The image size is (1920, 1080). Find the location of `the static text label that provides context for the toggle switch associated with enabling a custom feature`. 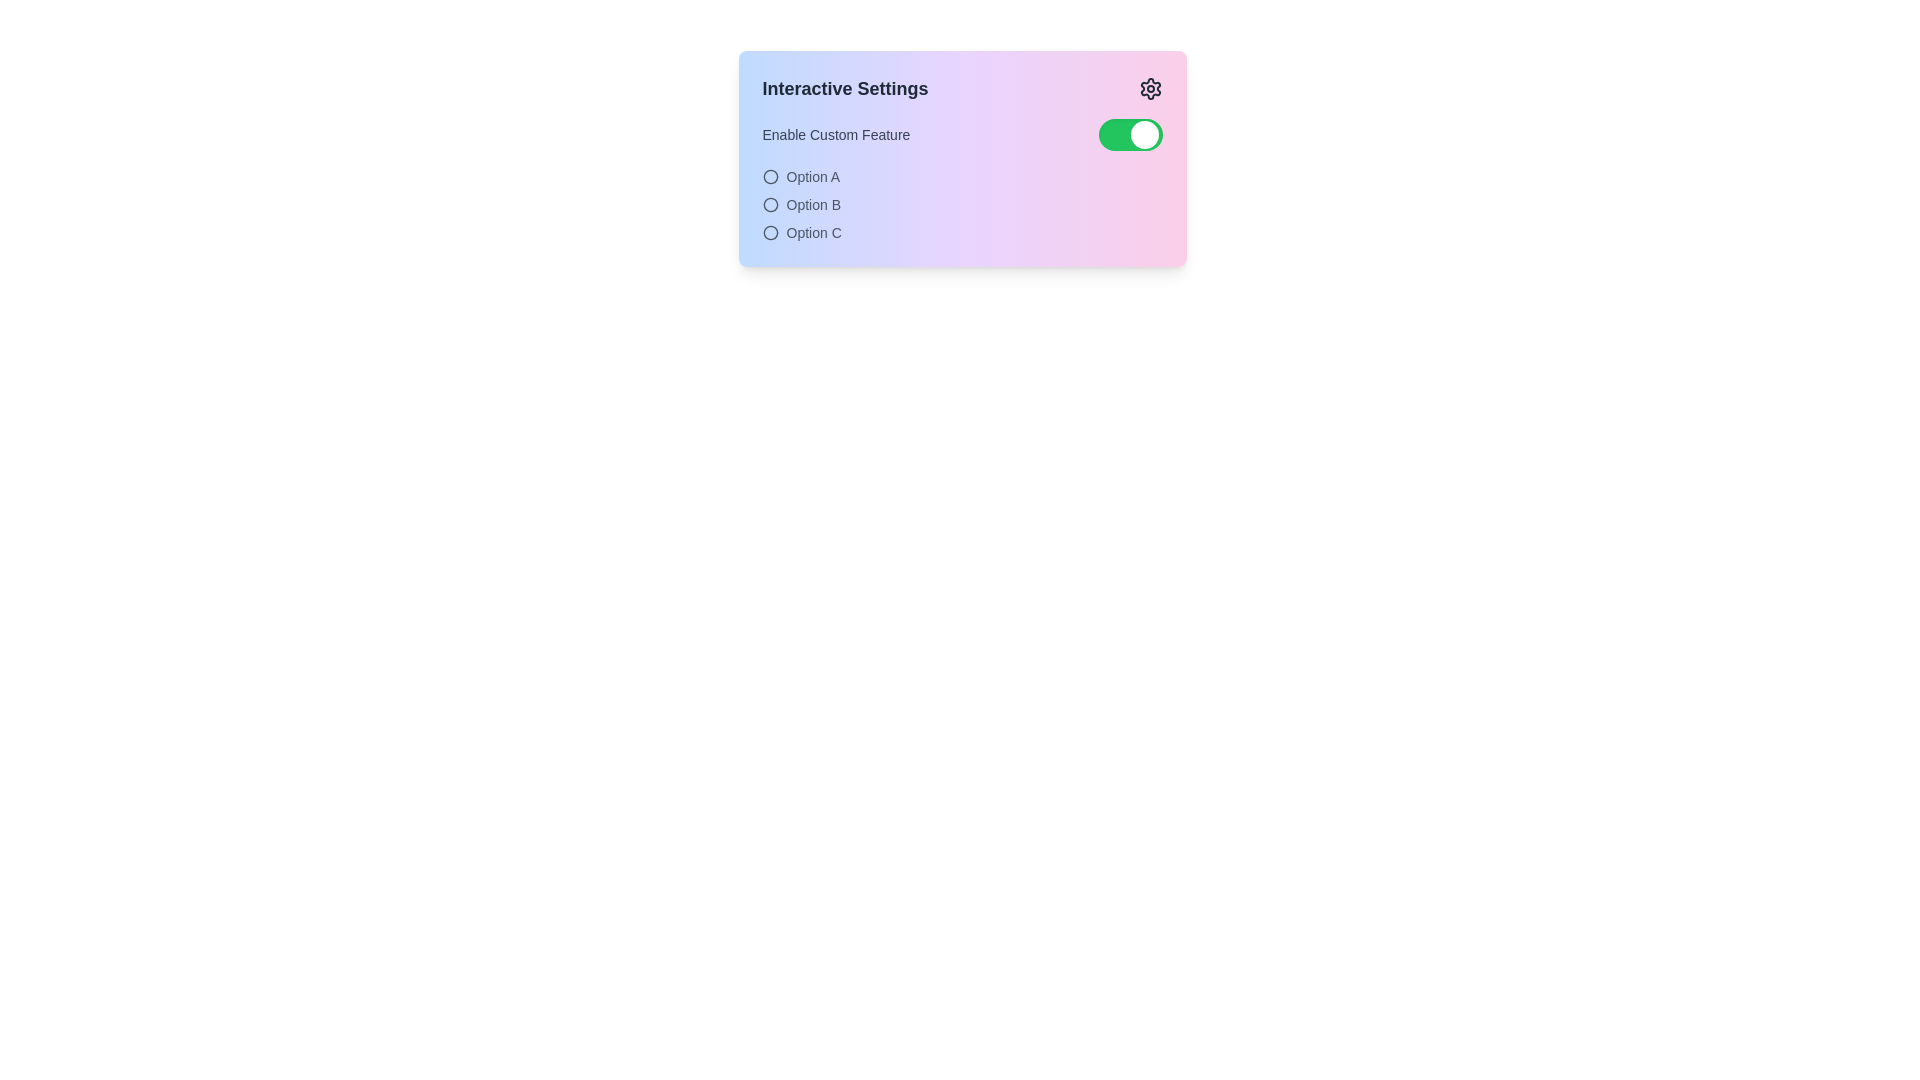

the static text label that provides context for the toggle switch associated with enabling a custom feature is located at coordinates (836, 135).